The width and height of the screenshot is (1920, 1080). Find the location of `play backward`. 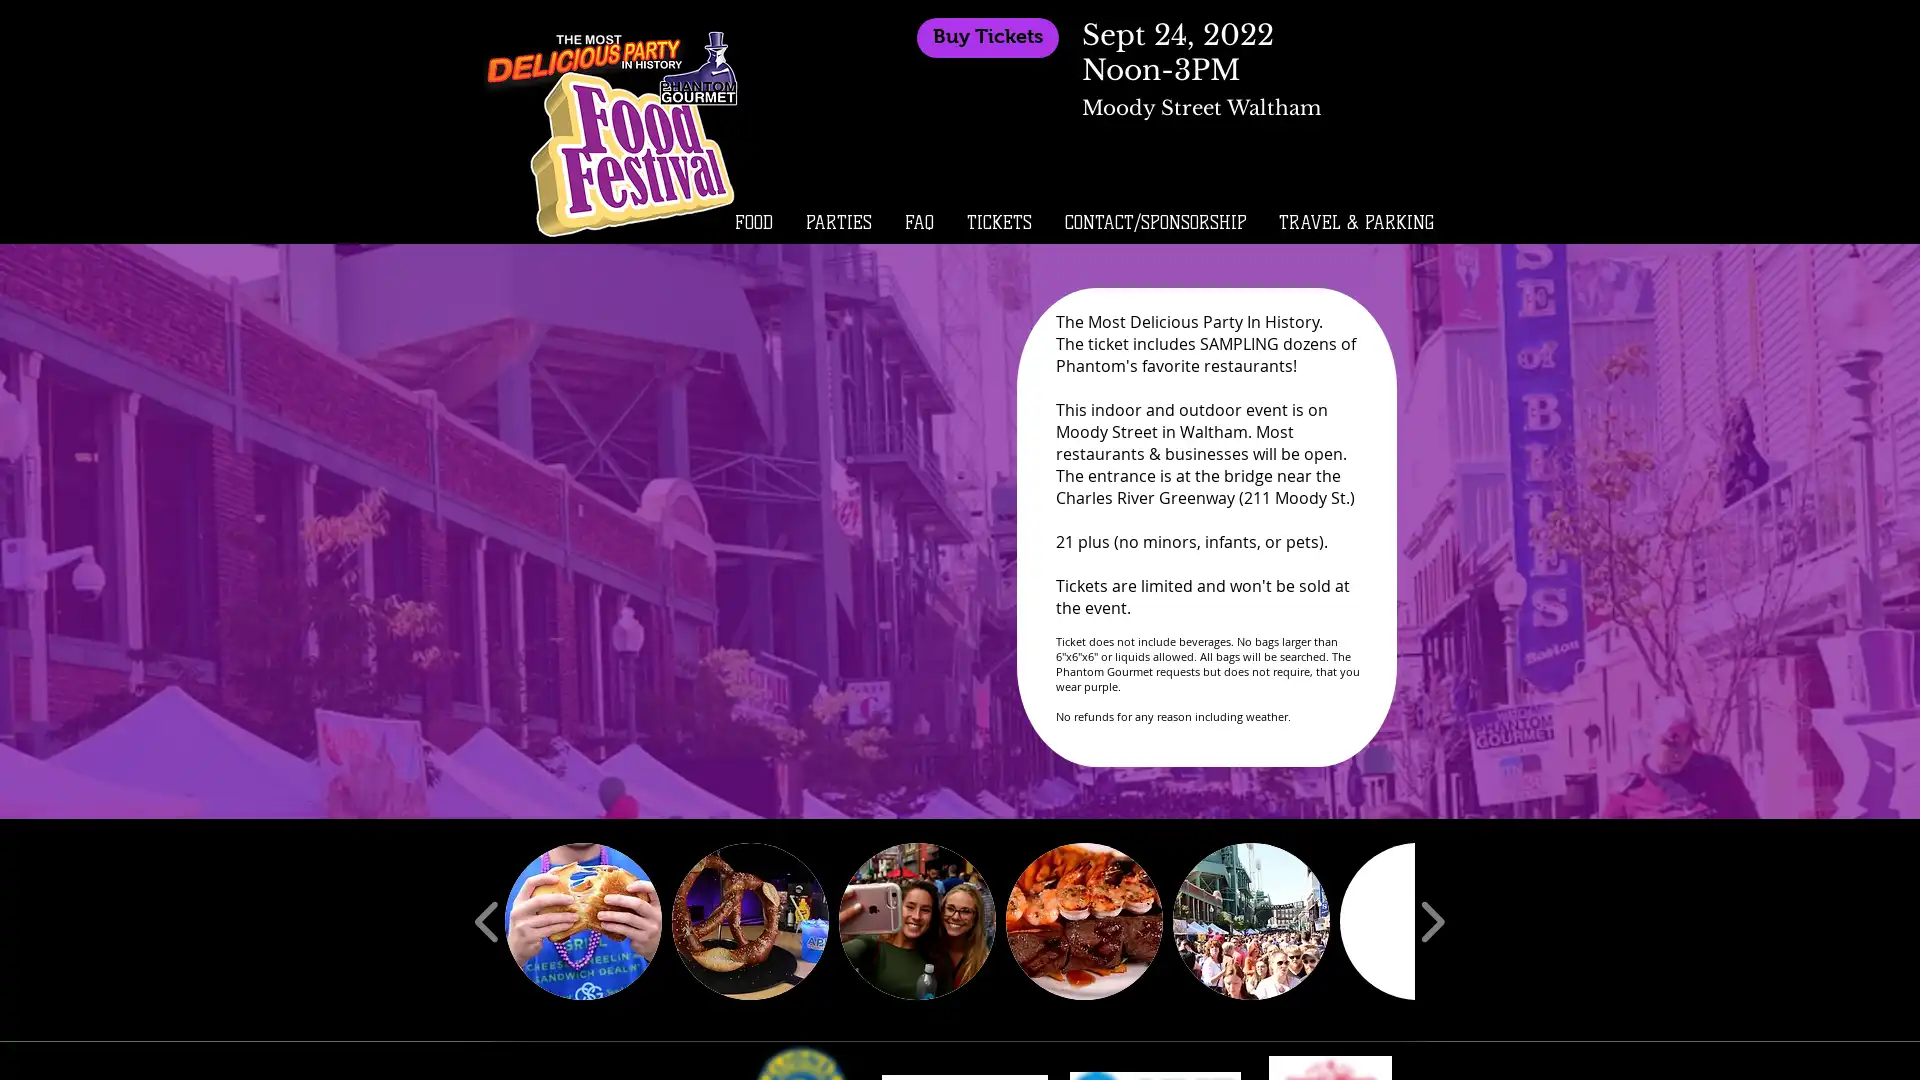

play backward is located at coordinates (487, 921).